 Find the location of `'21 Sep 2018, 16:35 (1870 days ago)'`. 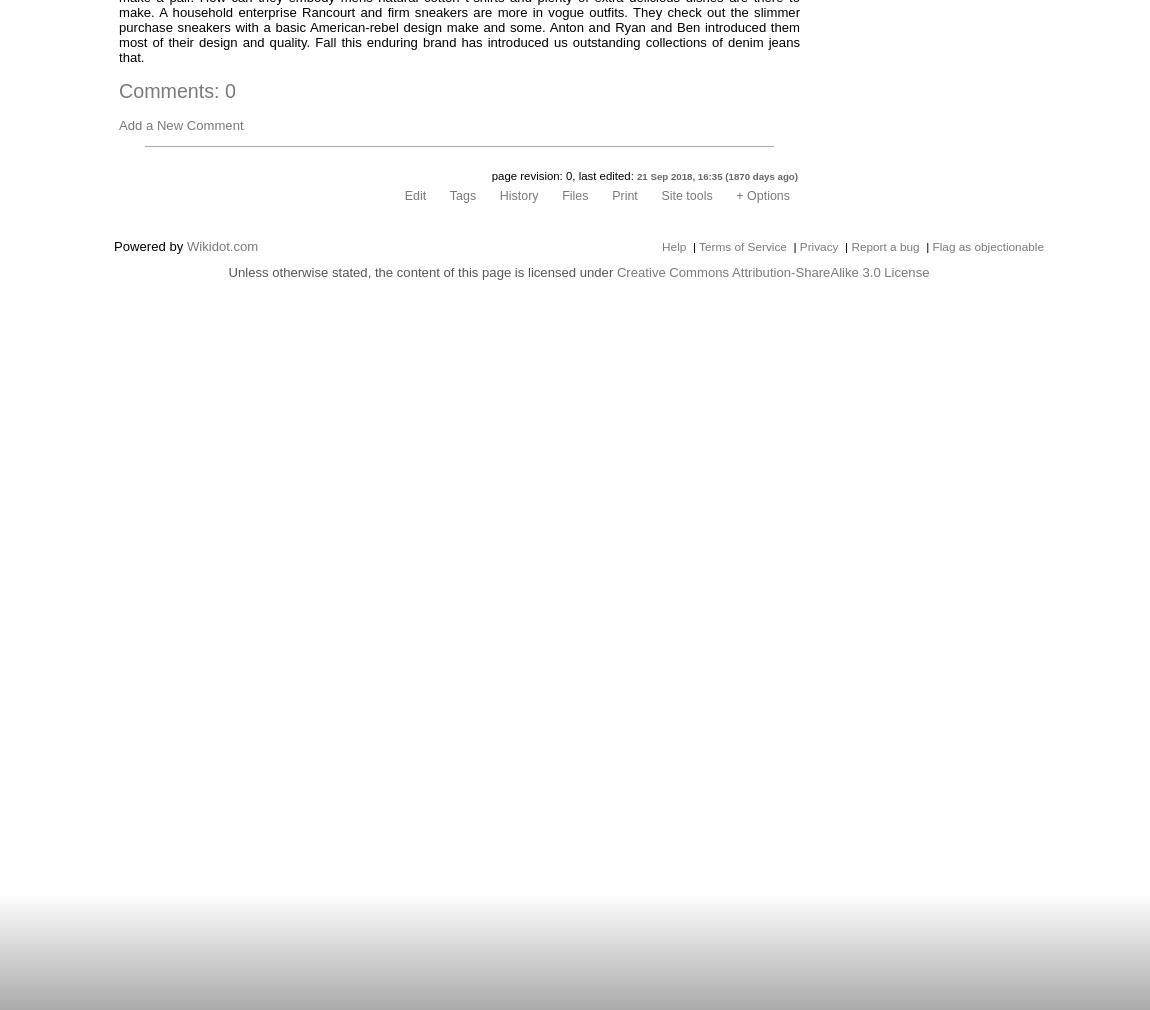

'21 Sep 2018, 16:35 (1870 days ago)' is located at coordinates (716, 175).